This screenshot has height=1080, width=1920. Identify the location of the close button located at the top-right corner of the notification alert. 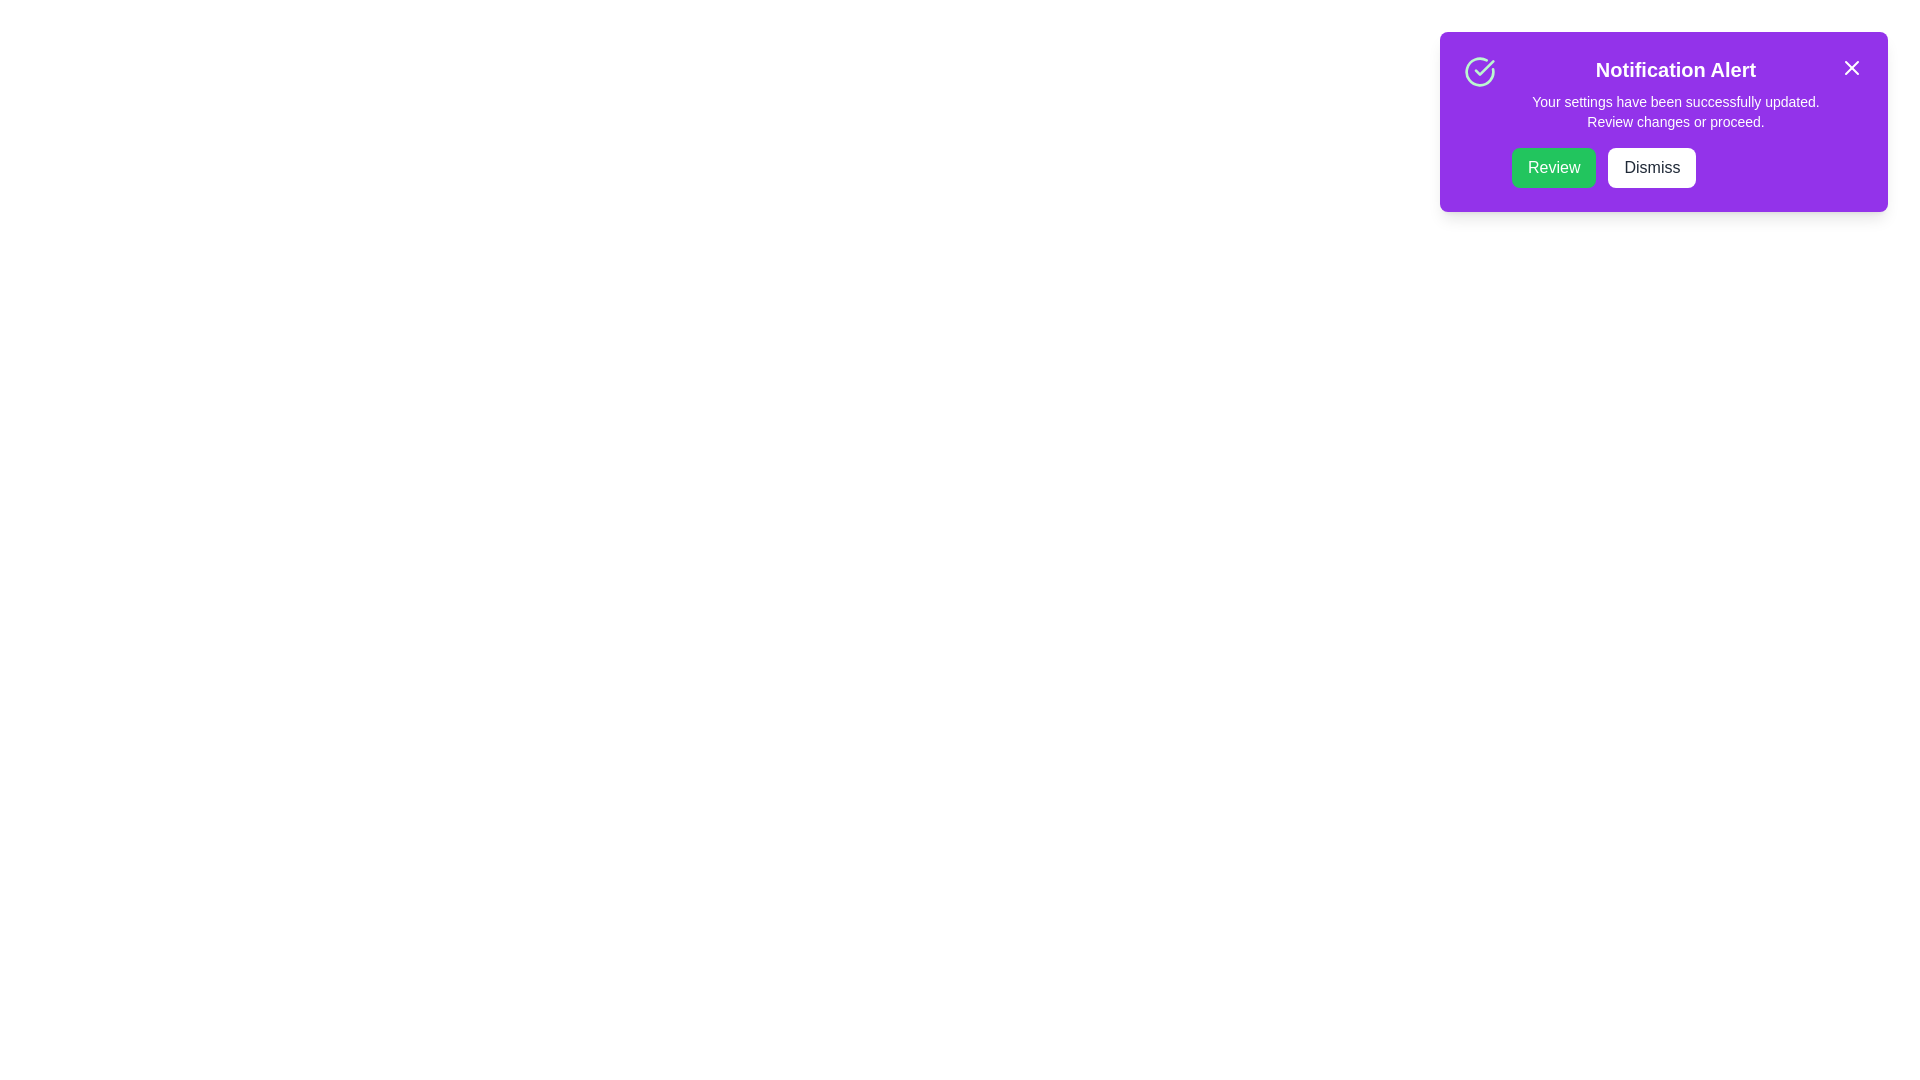
(1851, 67).